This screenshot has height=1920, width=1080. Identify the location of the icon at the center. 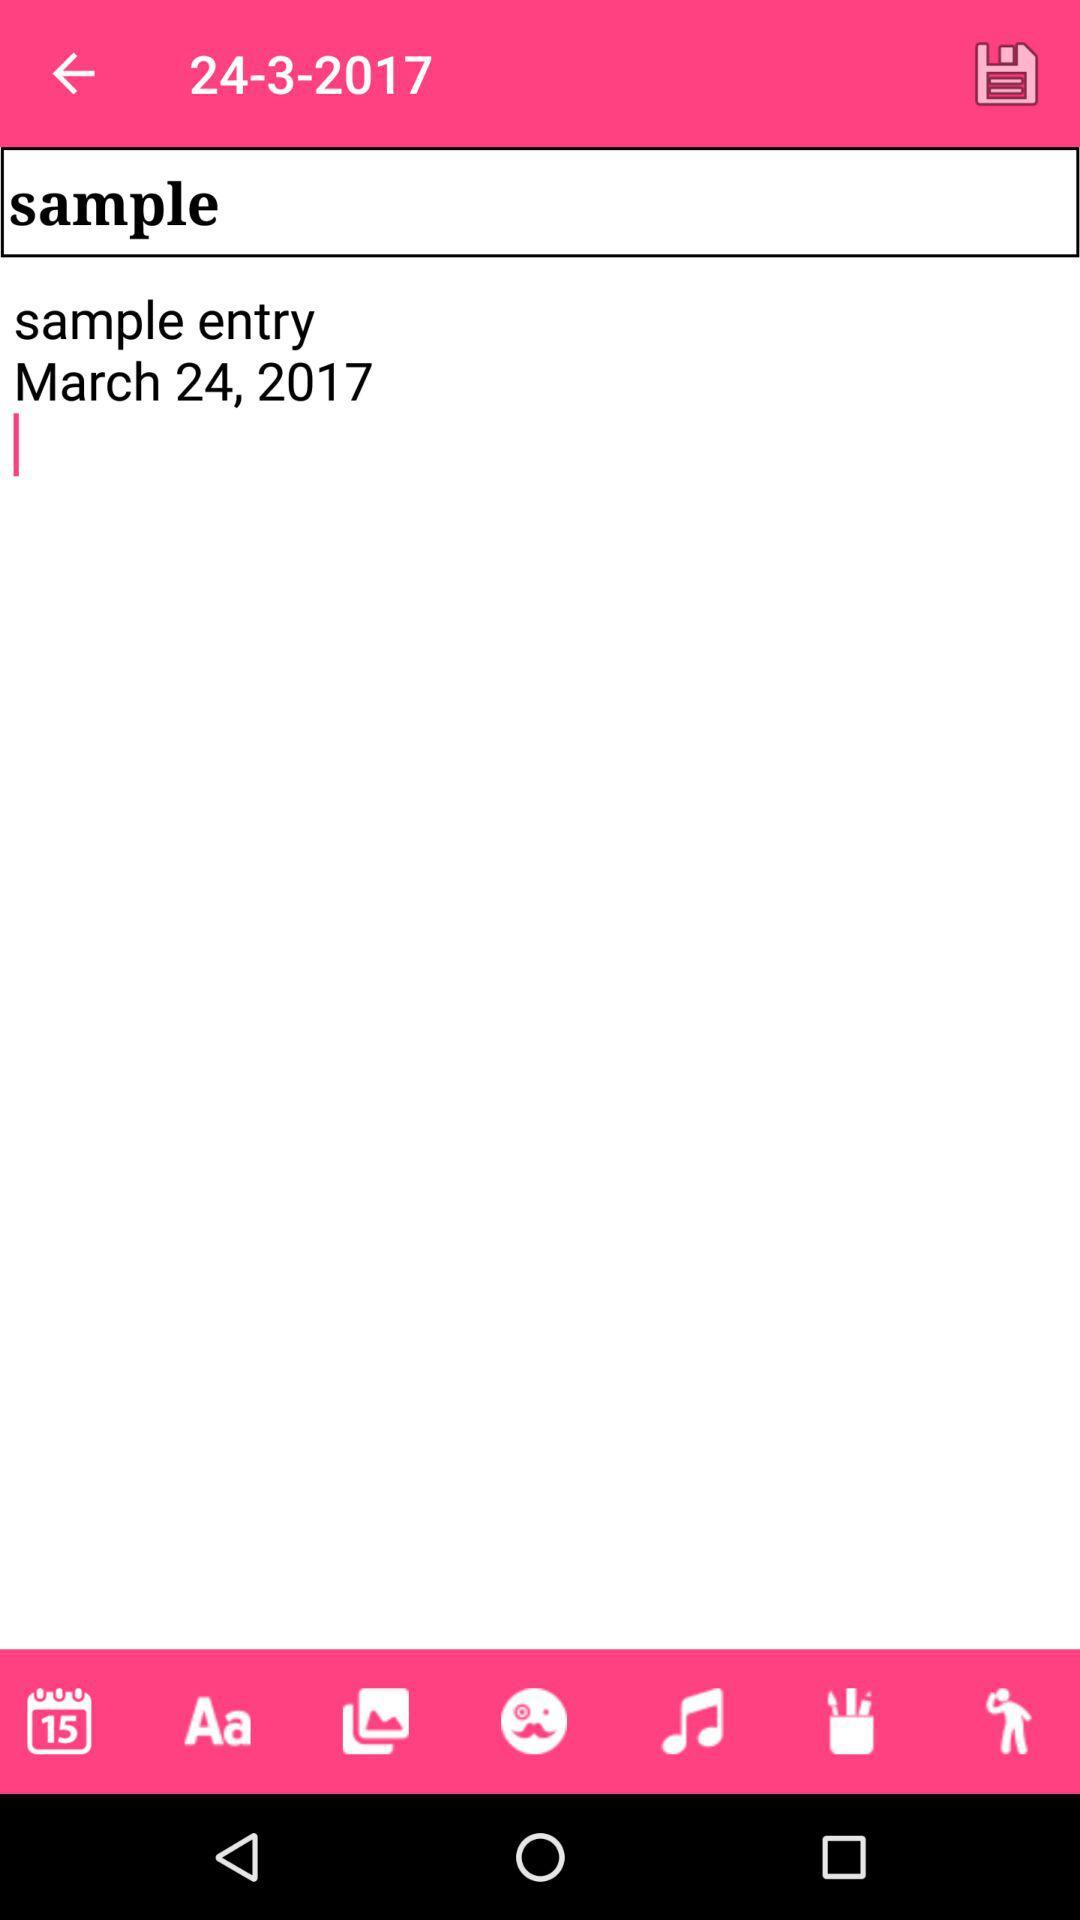
(540, 966).